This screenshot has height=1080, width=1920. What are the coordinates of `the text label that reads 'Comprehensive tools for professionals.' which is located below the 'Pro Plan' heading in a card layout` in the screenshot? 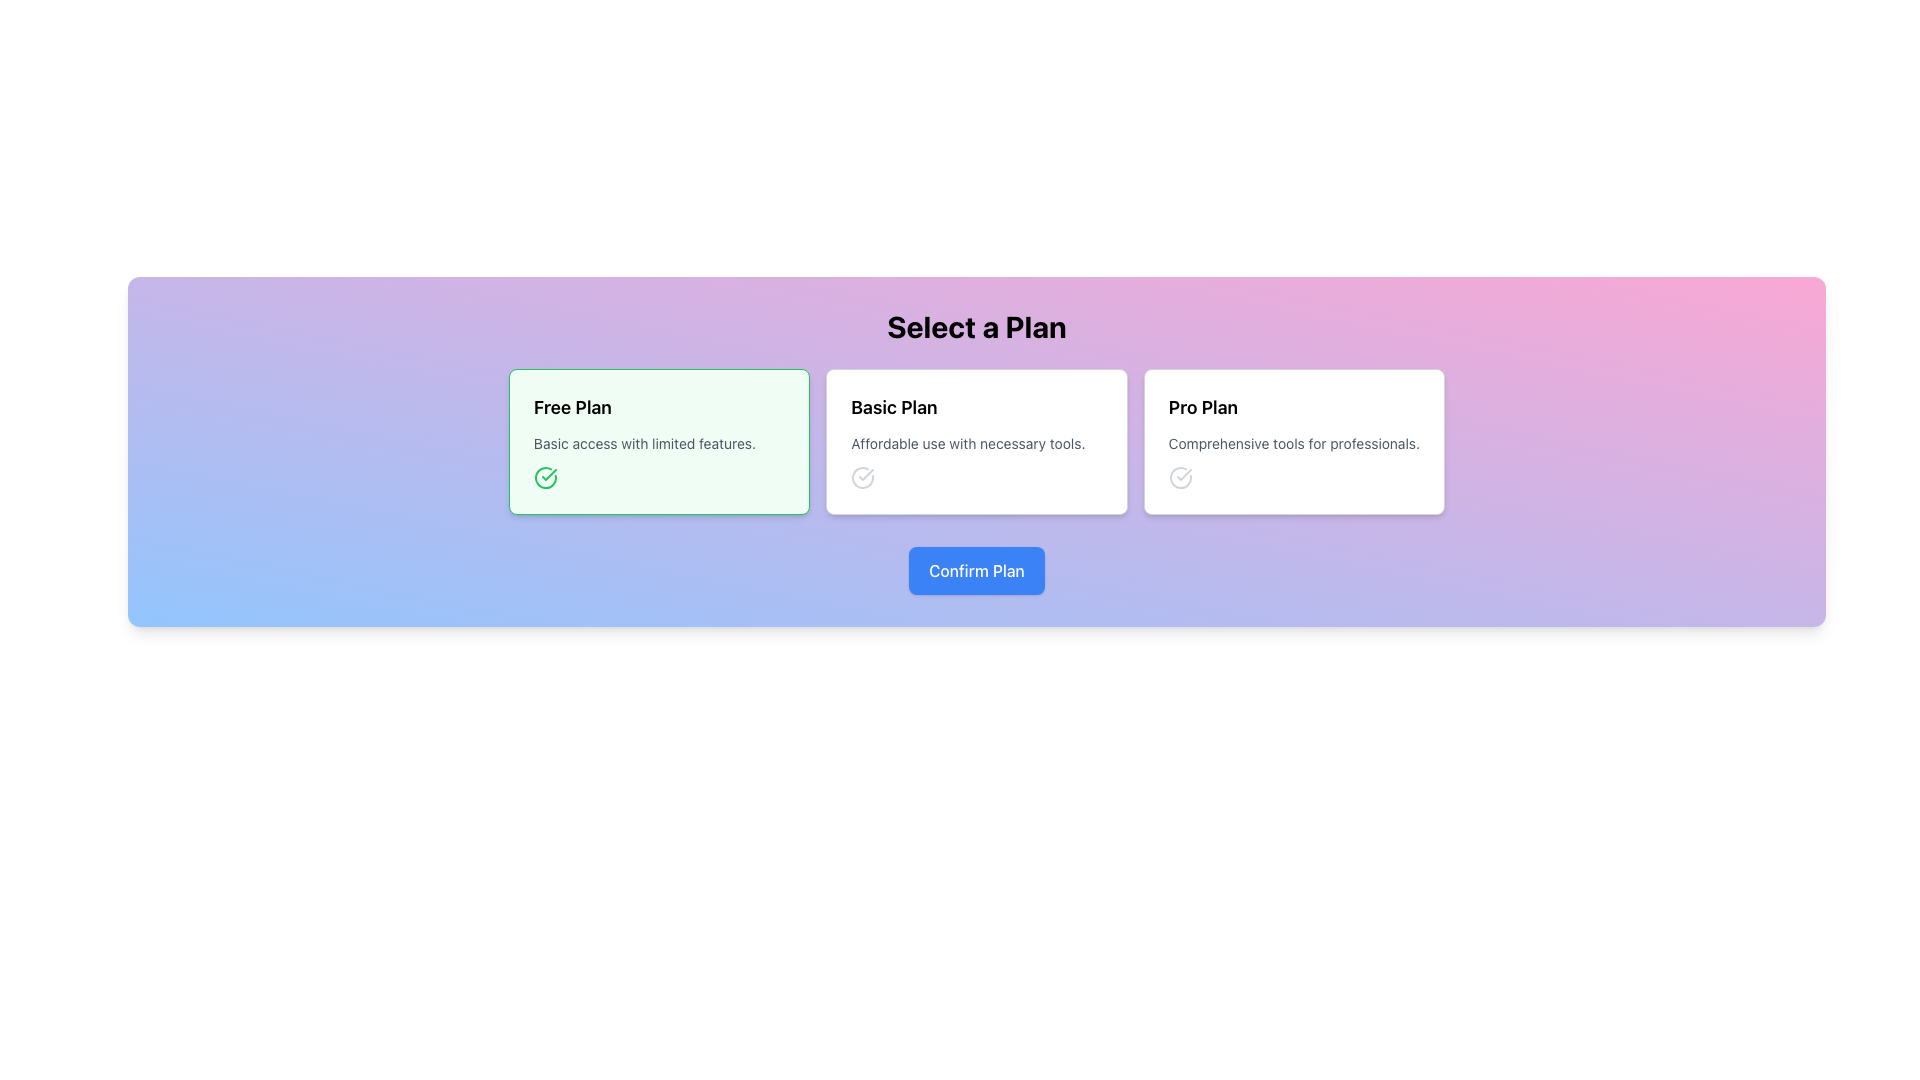 It's located at (1294, 442).